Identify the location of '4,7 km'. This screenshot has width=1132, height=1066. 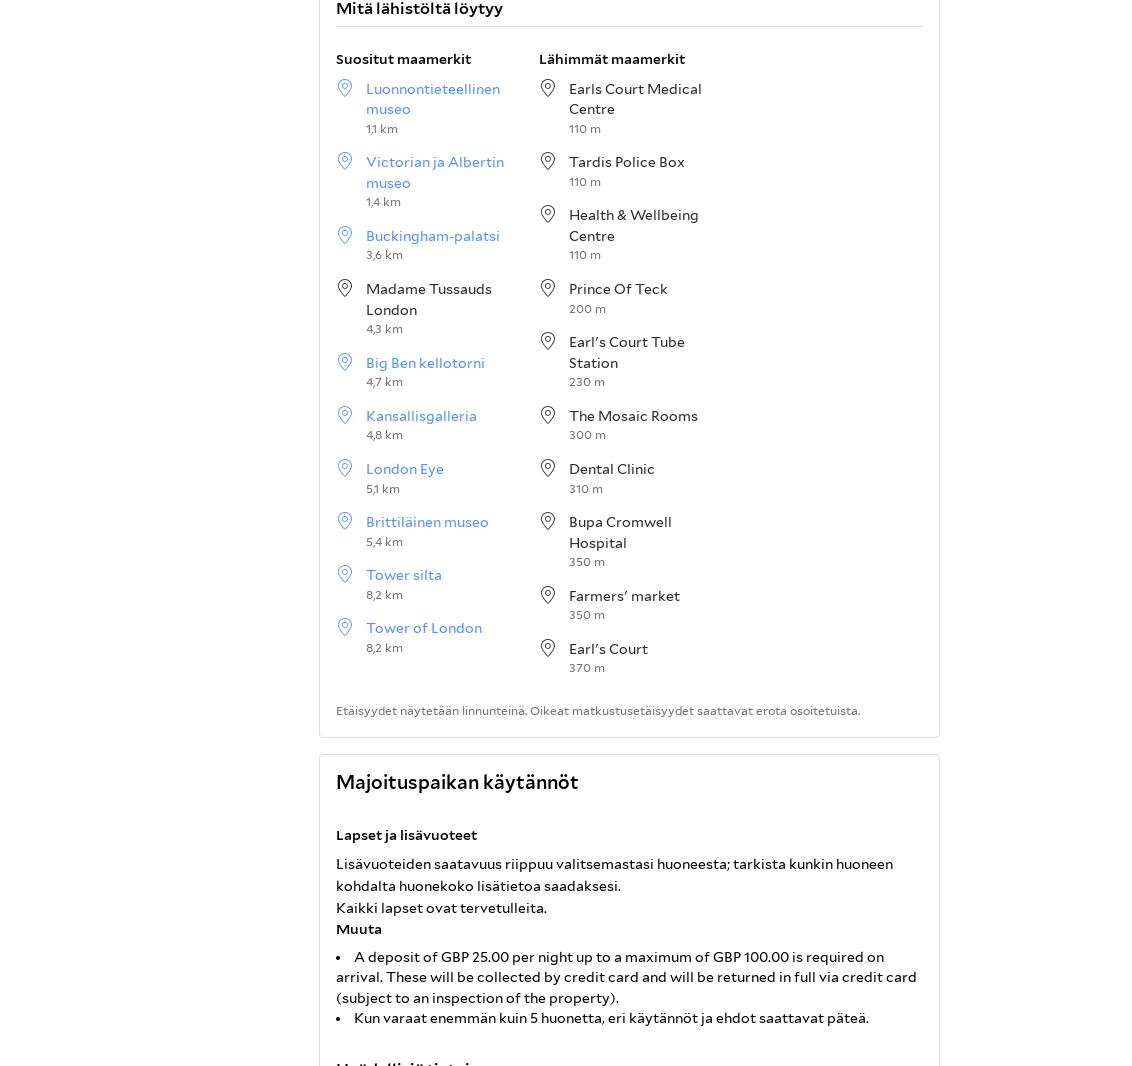
(364, 381).